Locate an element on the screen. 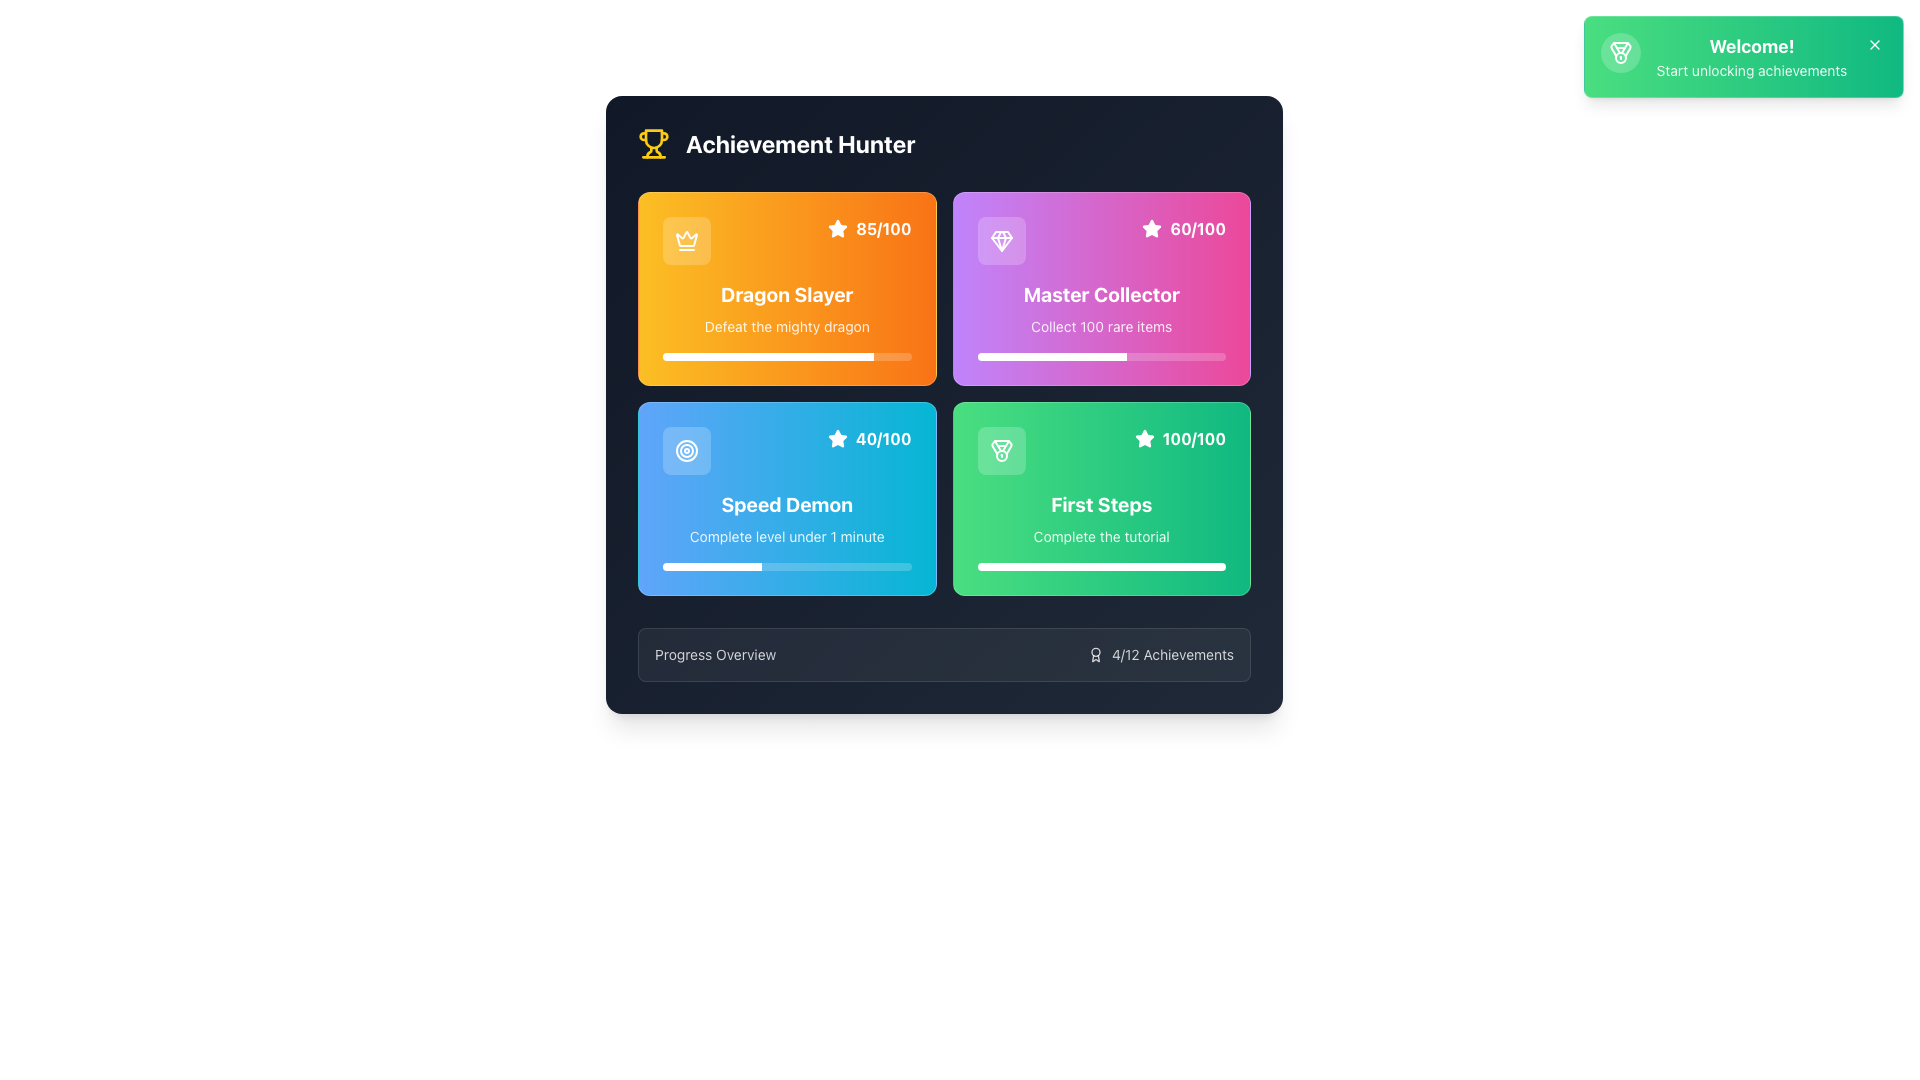  the progress of the 'Dragon Slayer' achievement is located at coordinates (802, 356).